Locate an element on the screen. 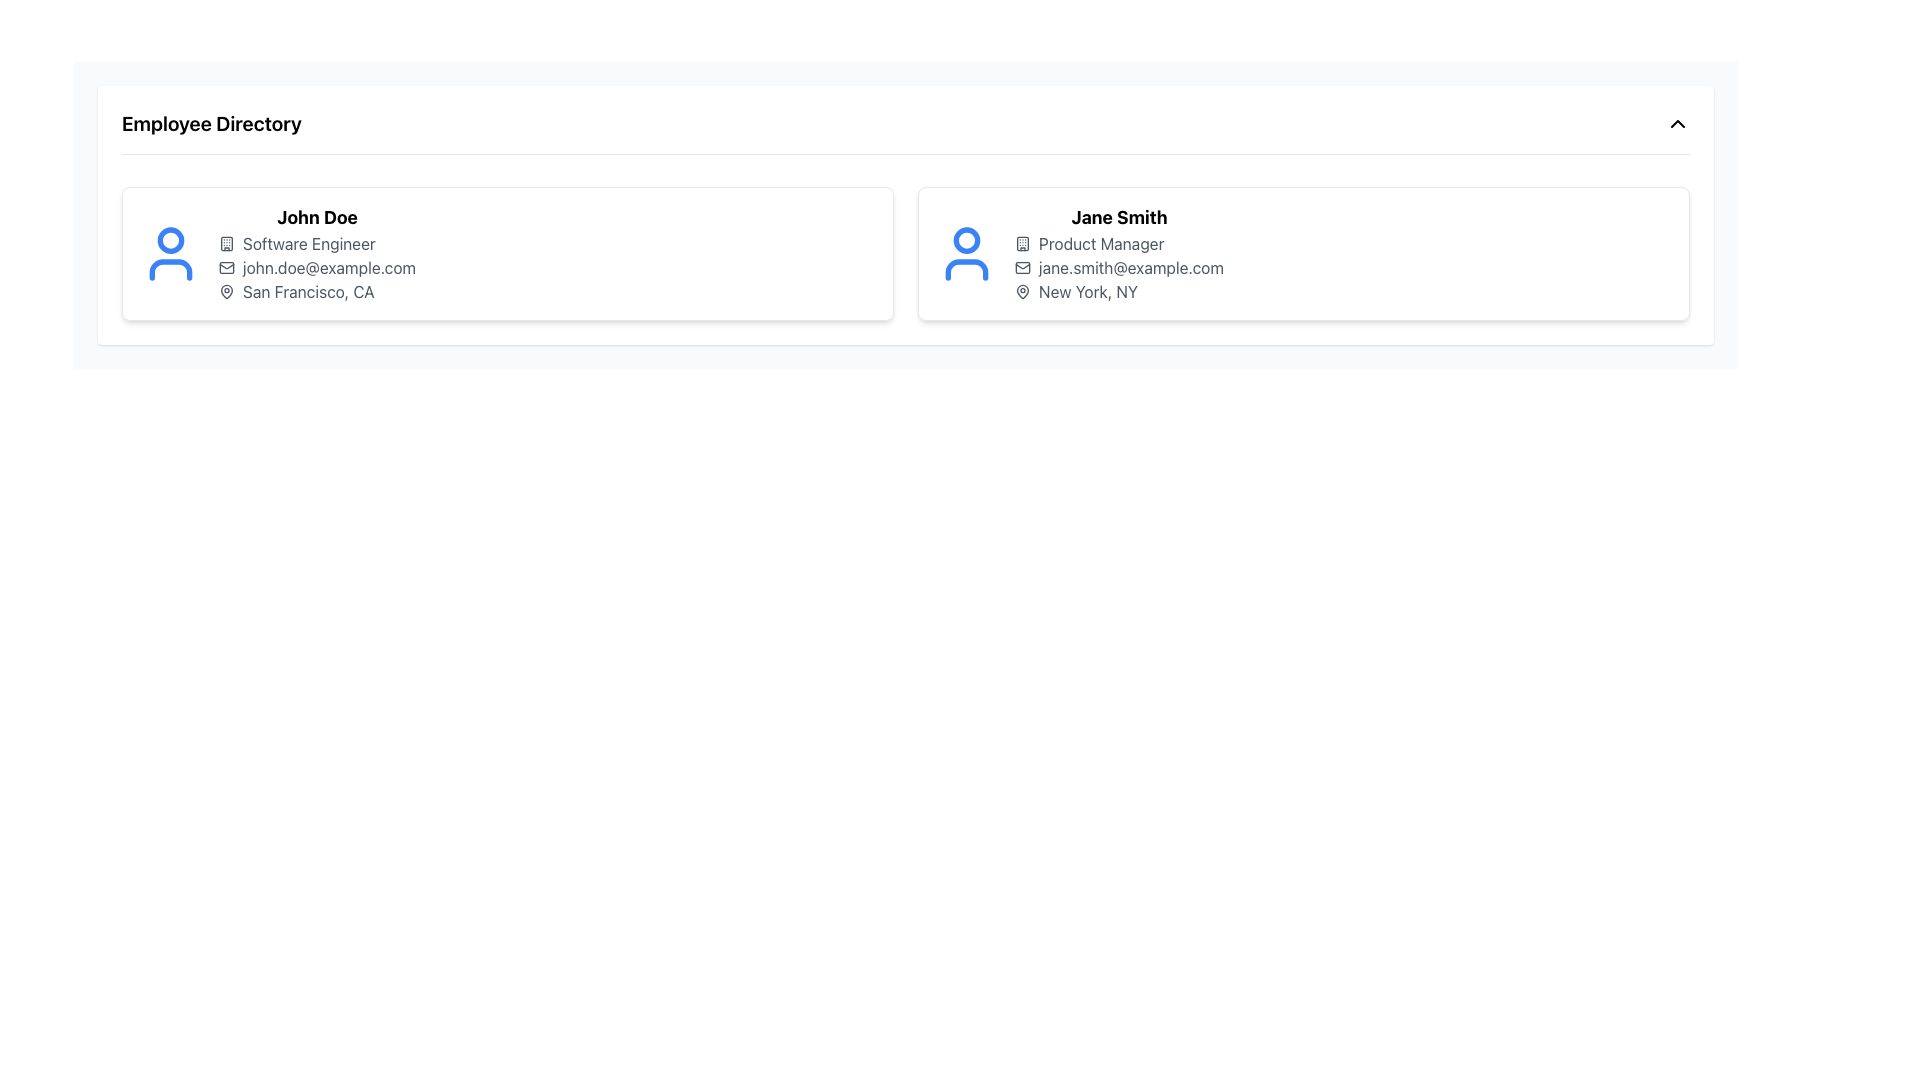  the text label displaying the job title 'Product Manager' for the user 'Jane Smith' in the employee directory is located at coordinates (1118, 242).